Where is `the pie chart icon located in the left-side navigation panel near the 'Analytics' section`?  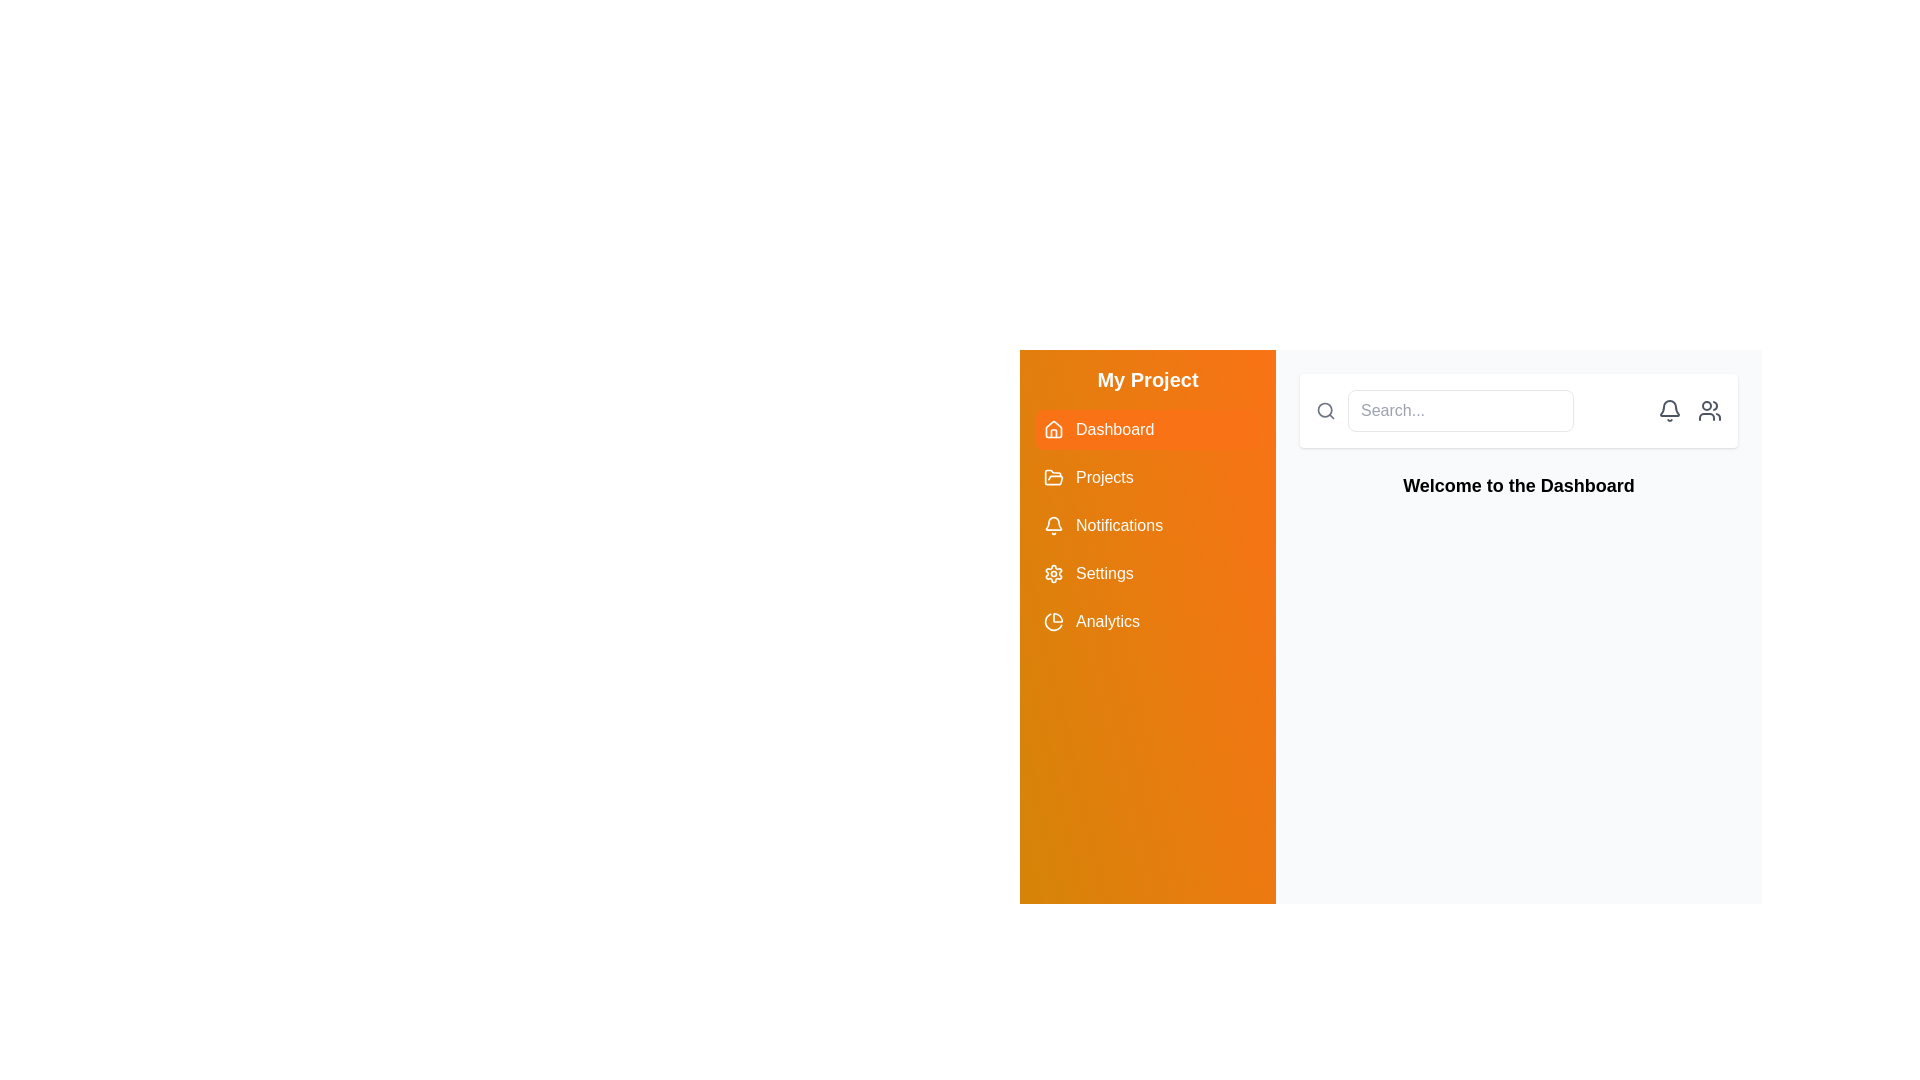 the pie chart icon located in the left-side navigation panel near the 'Analytics' section is located at coordinates (1052, 621).